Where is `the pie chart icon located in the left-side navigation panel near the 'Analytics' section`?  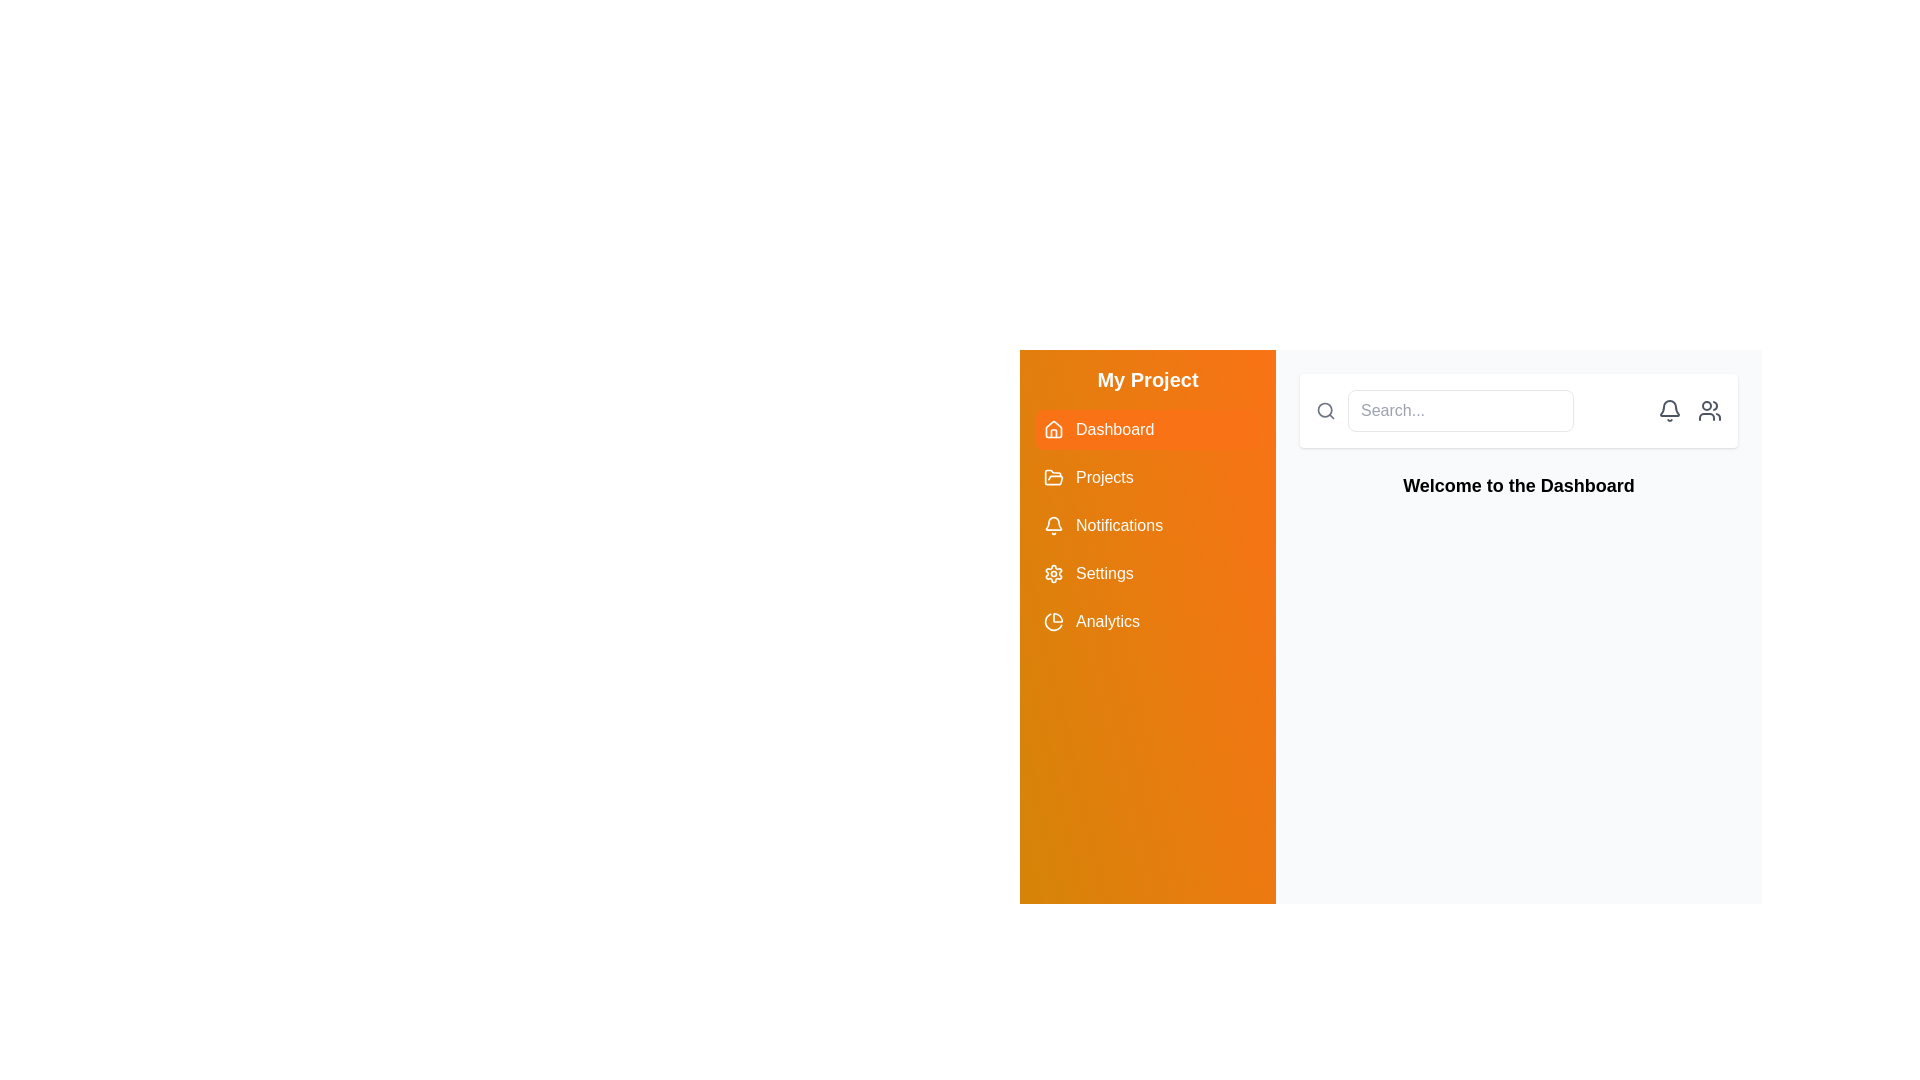 the pie chart icon located in the left-side navigation panel near the 'Analytics' section is located at coordinates (1052, 621).